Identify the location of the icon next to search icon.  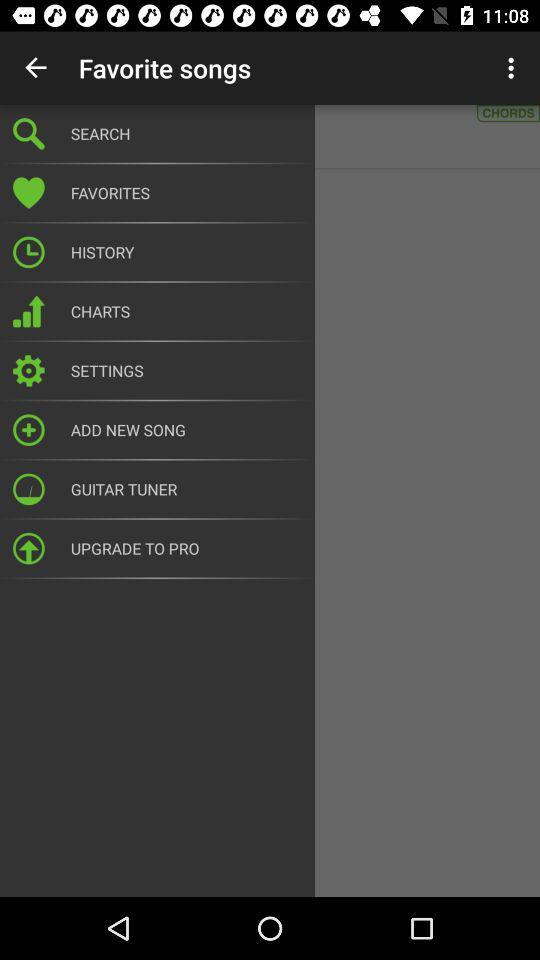
(513, 68).